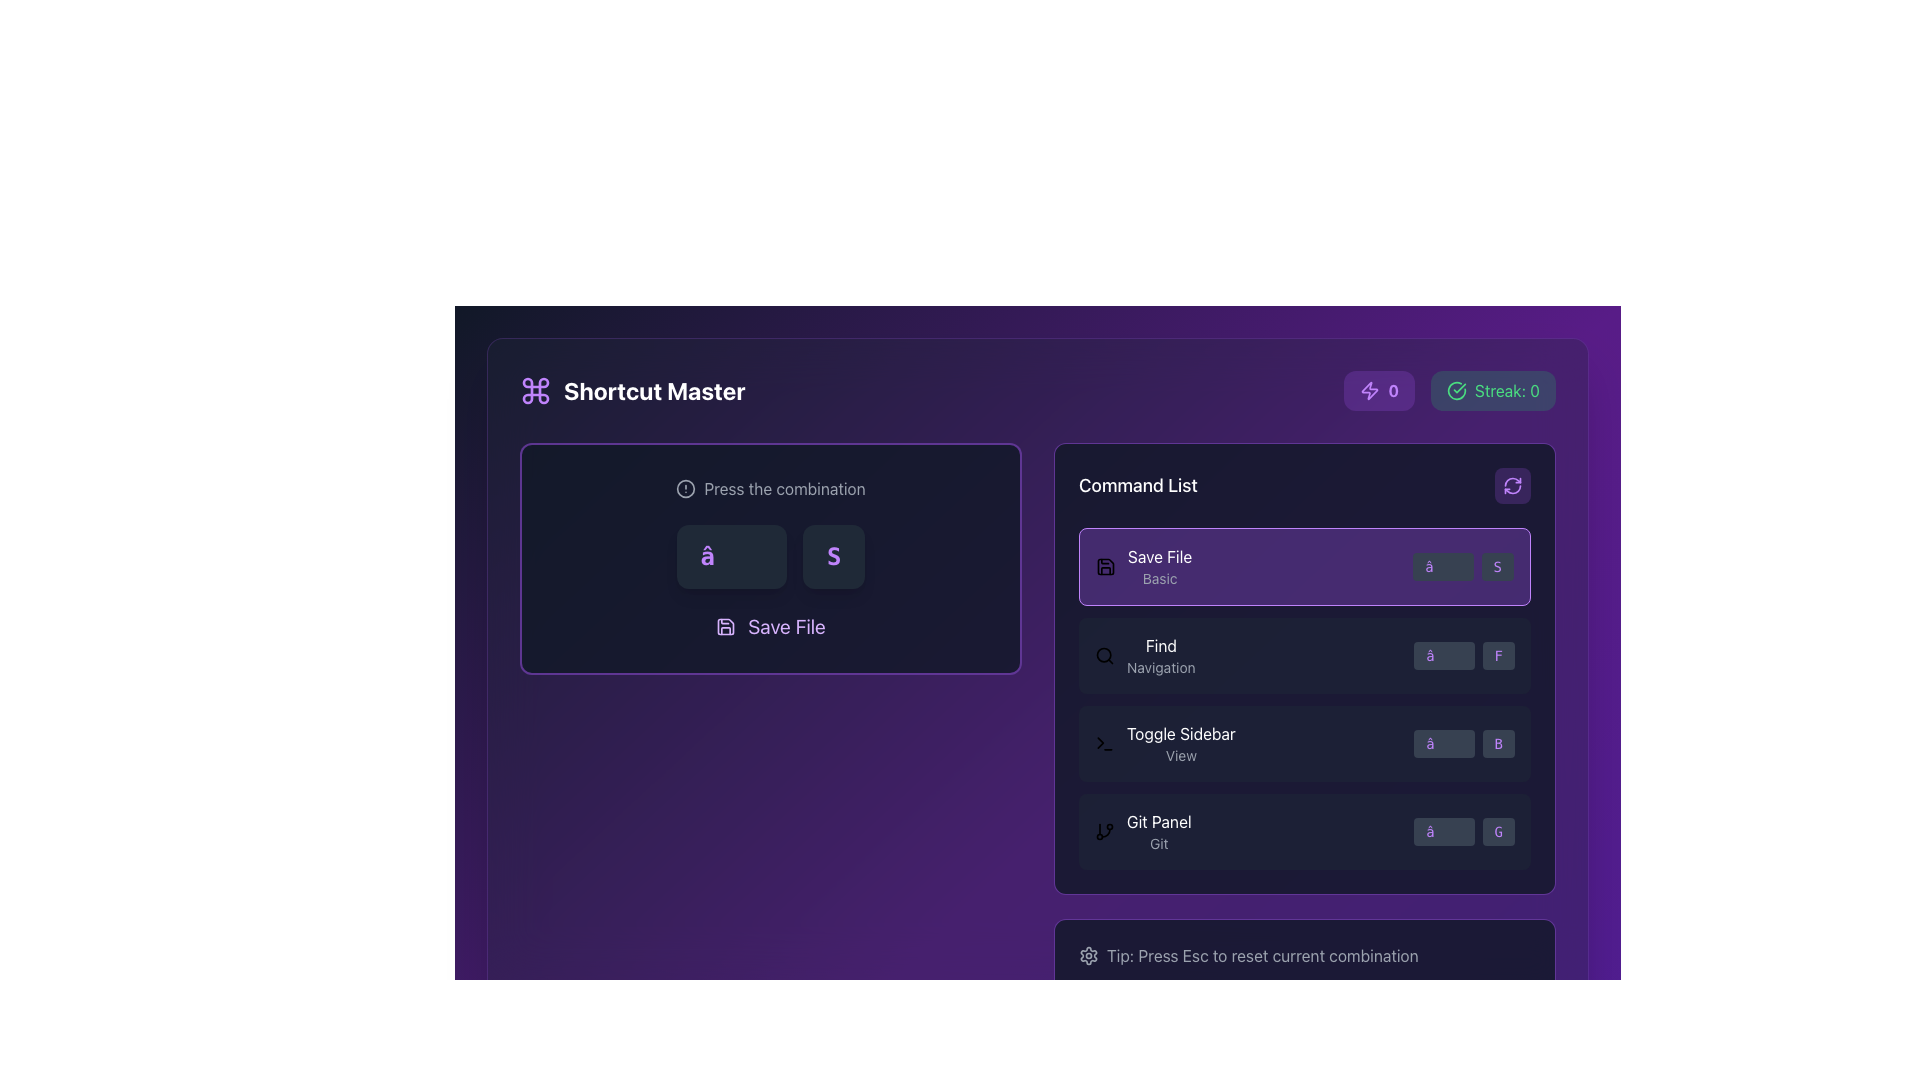 The width and height of the screenshot is (1920, 1080). I want to click on the Text Label indicating the function to toggle the visibility of the sidebar, which is the third item in the 'Command List' section on the right panel, so click(1181, 733).